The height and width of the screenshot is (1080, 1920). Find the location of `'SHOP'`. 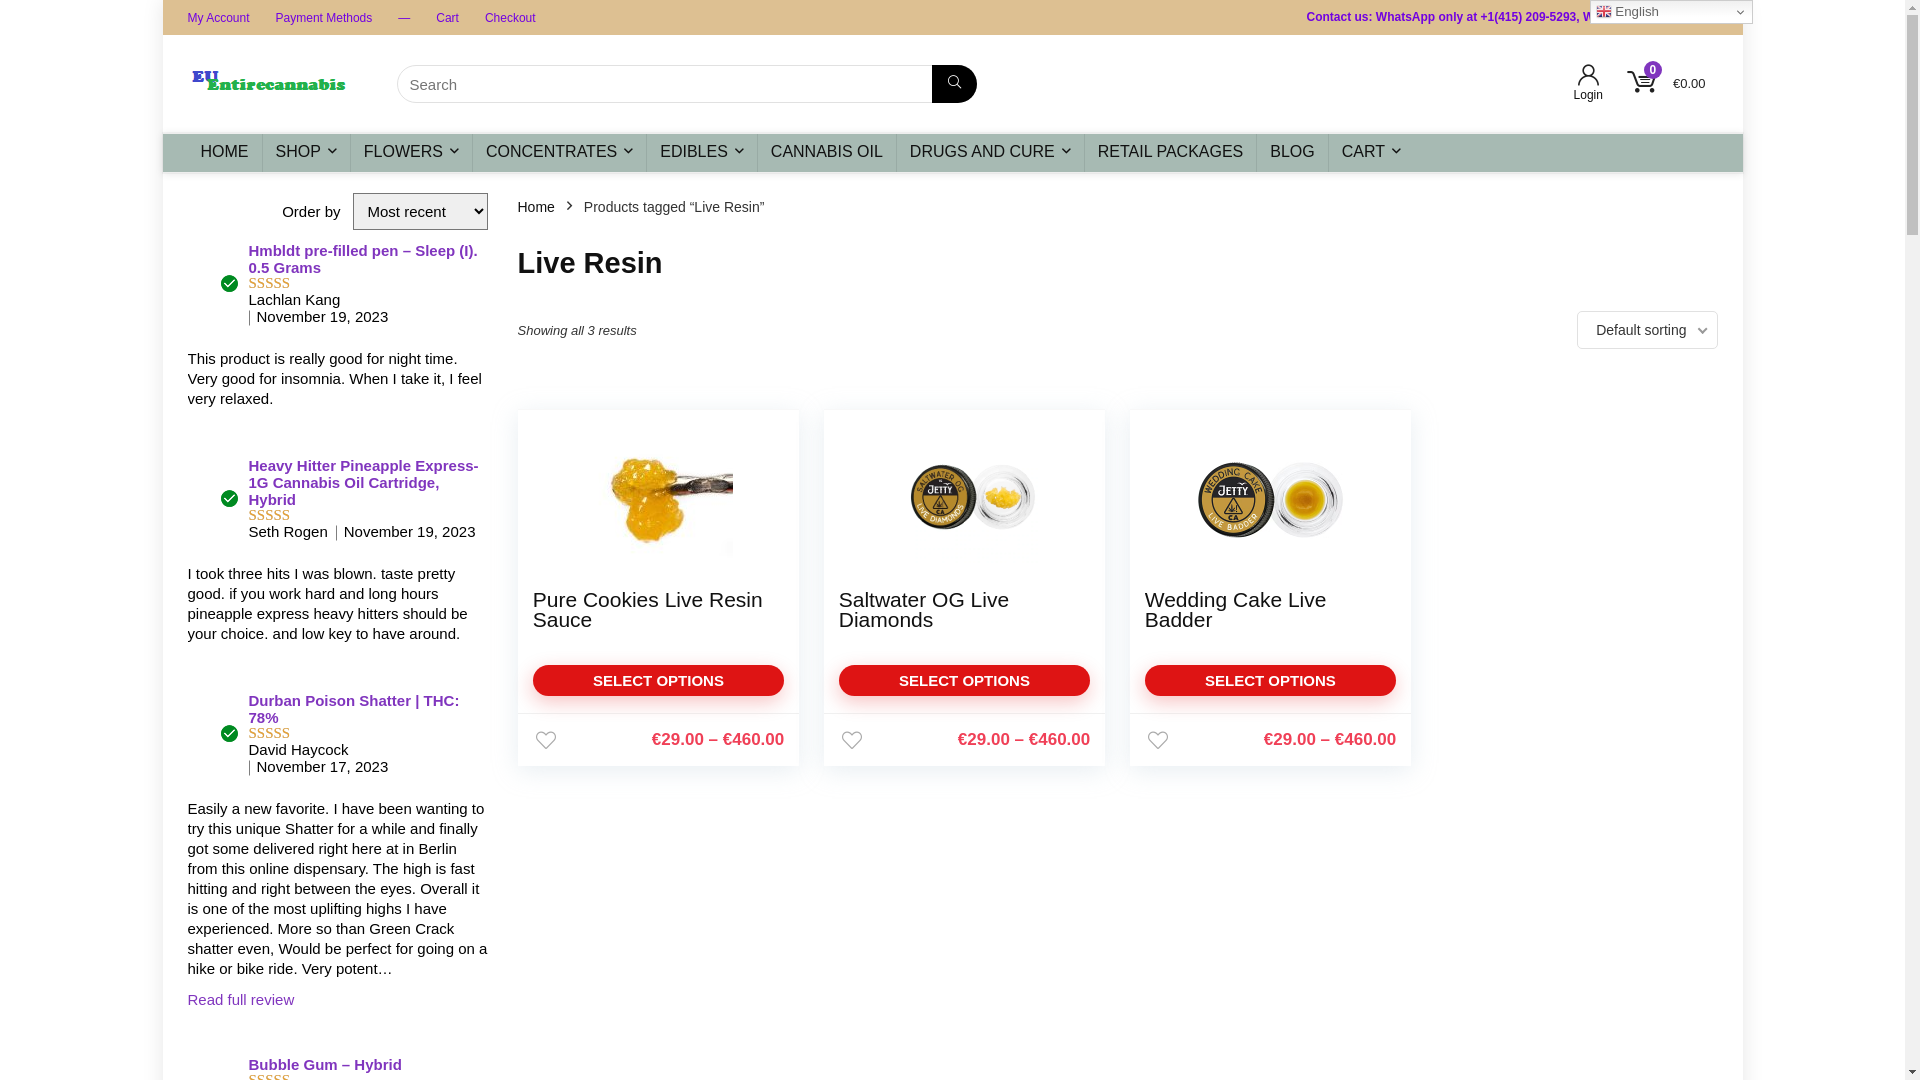

'SHOP' is located at coordinates (304, 152).